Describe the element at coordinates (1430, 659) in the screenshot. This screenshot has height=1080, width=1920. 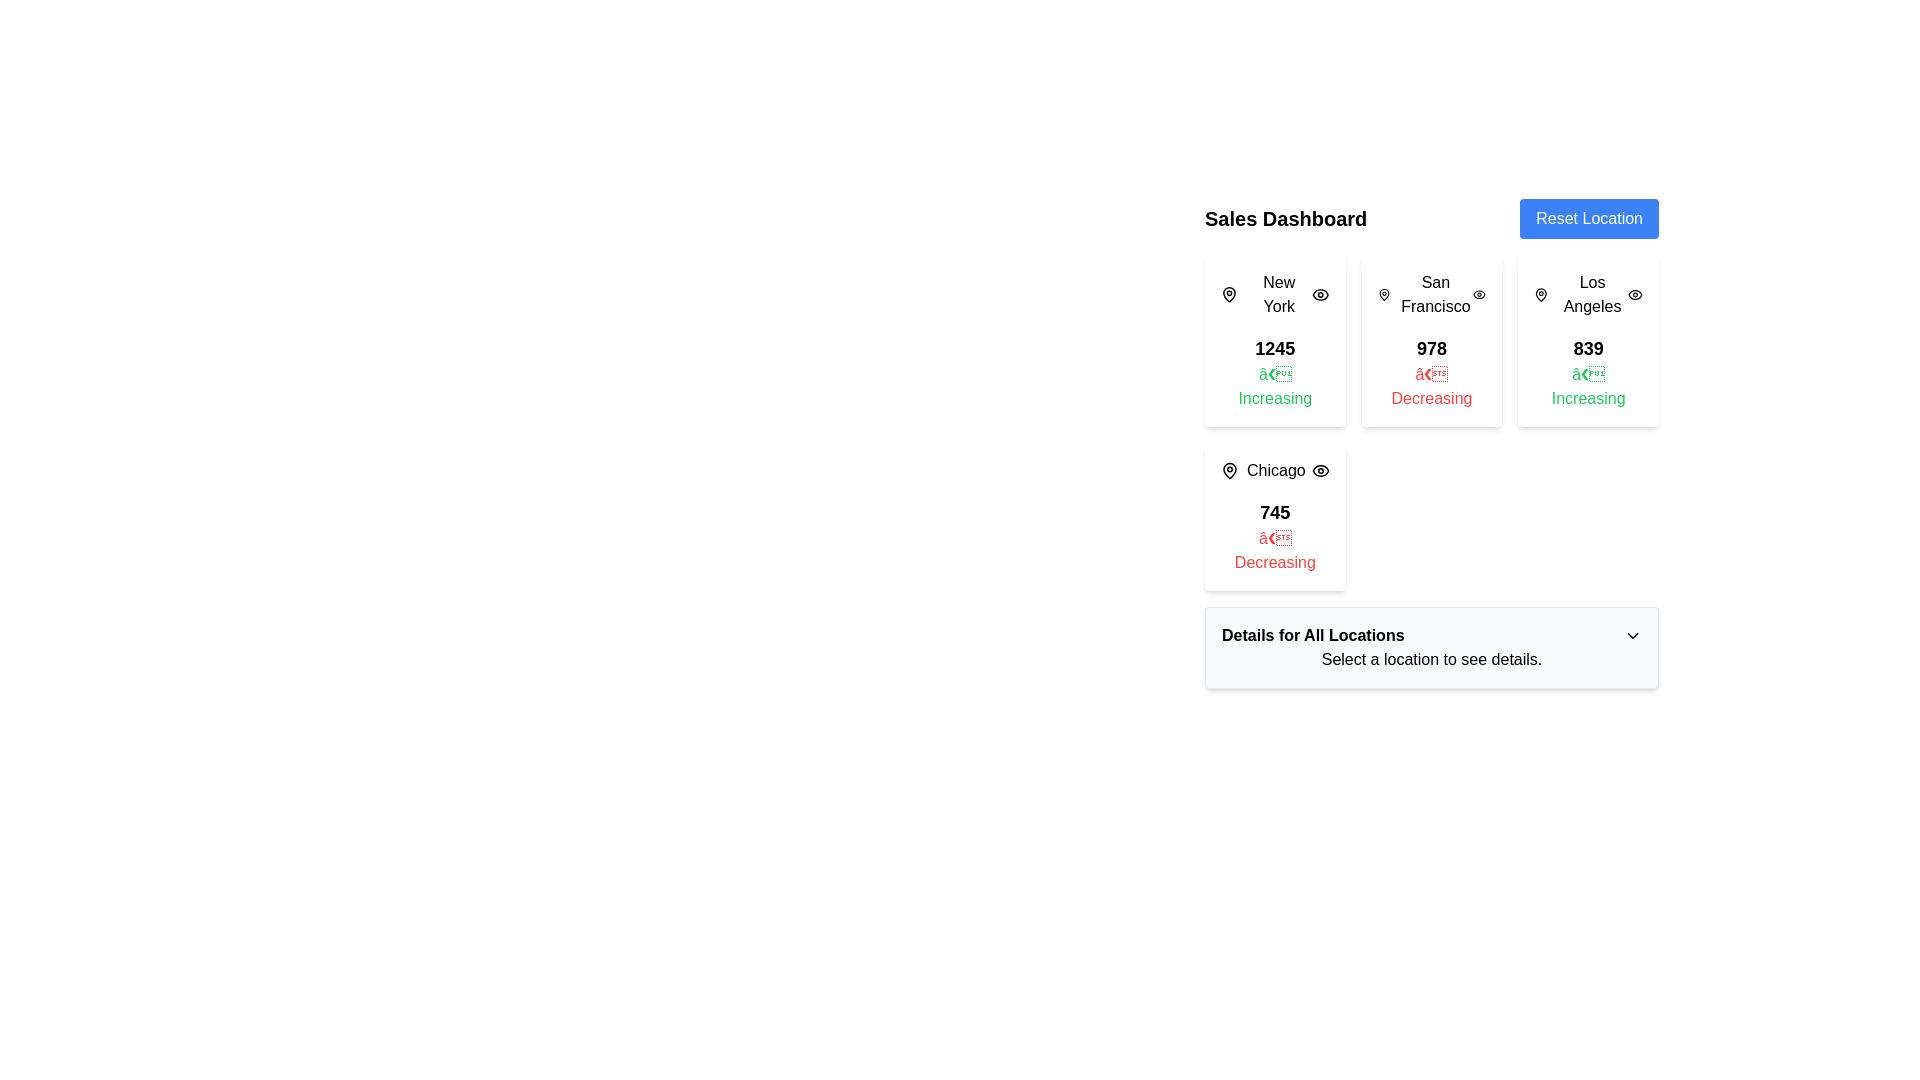
I see `the informational Text Label located below the title 'Details for All Locations', which prompts the user to select a location for related details` at that location.